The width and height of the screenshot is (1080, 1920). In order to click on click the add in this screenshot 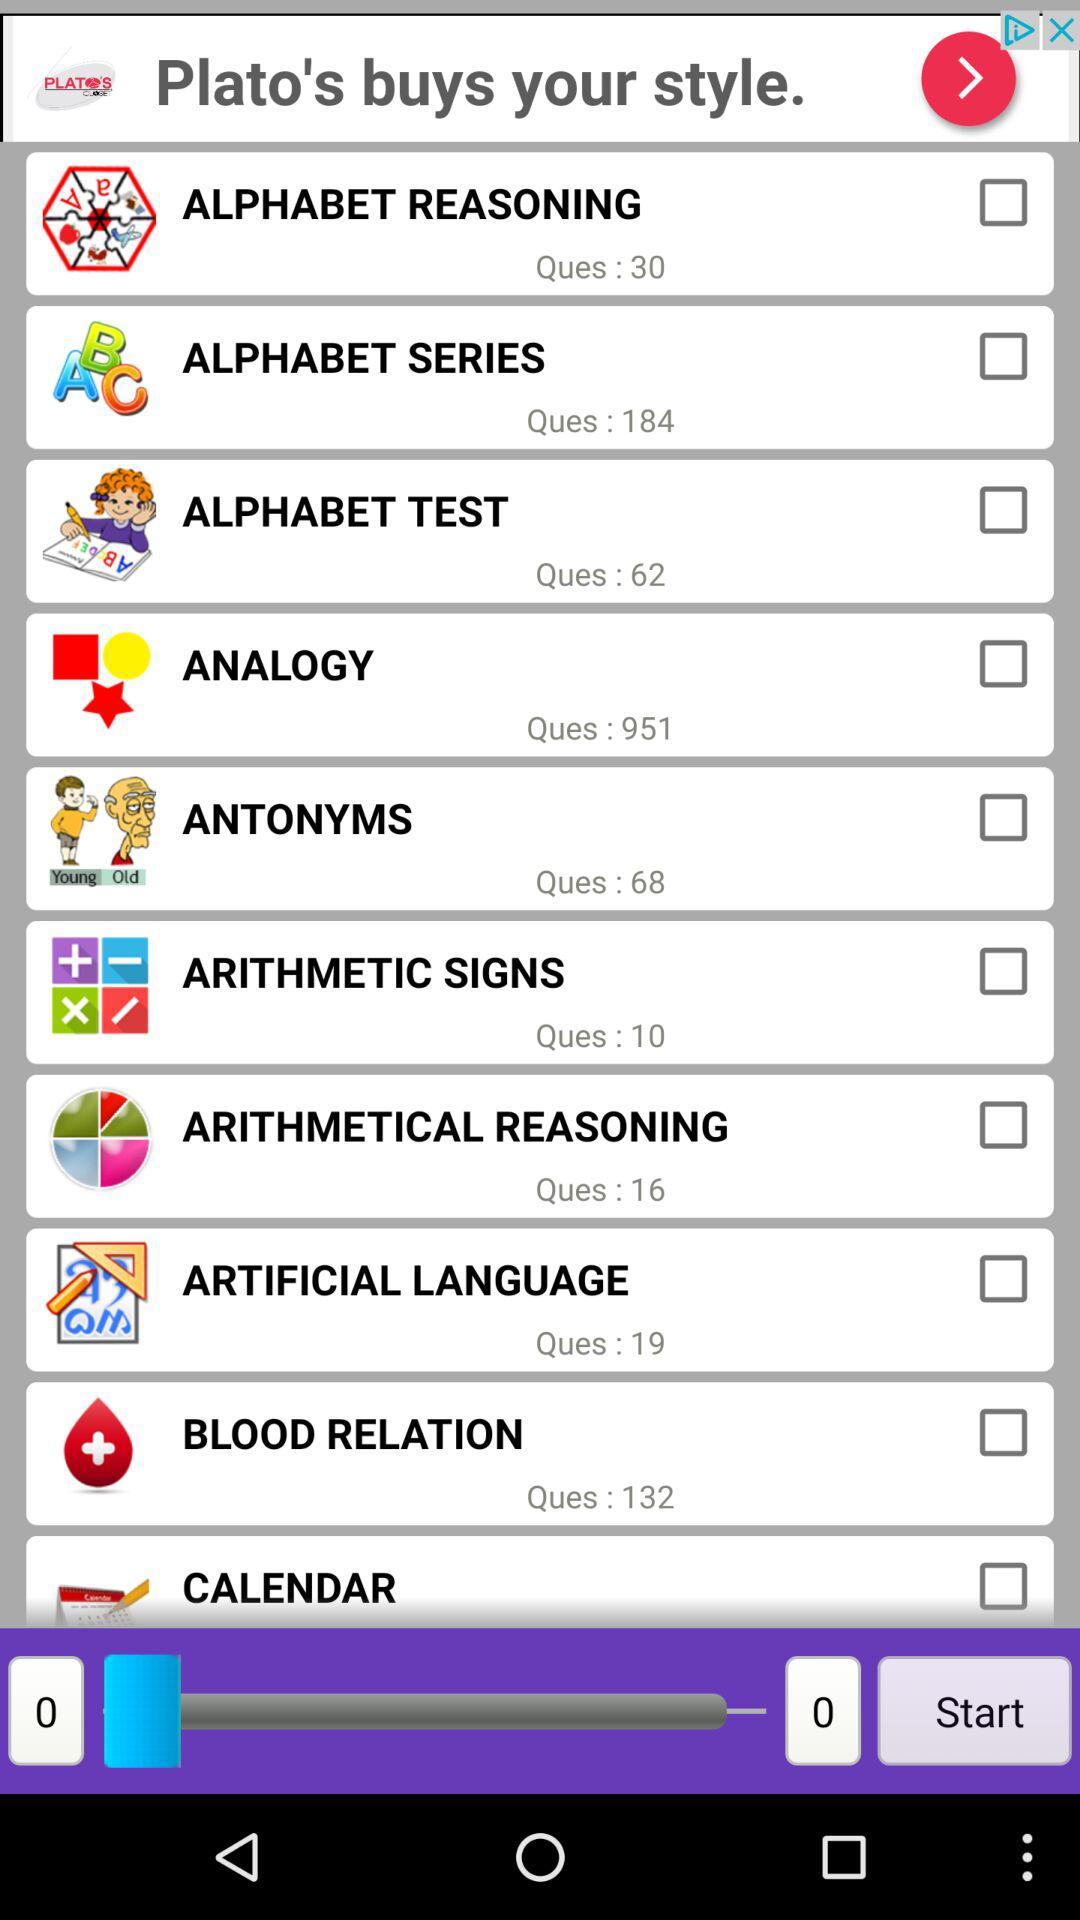, I will do `click(540, 76)`.